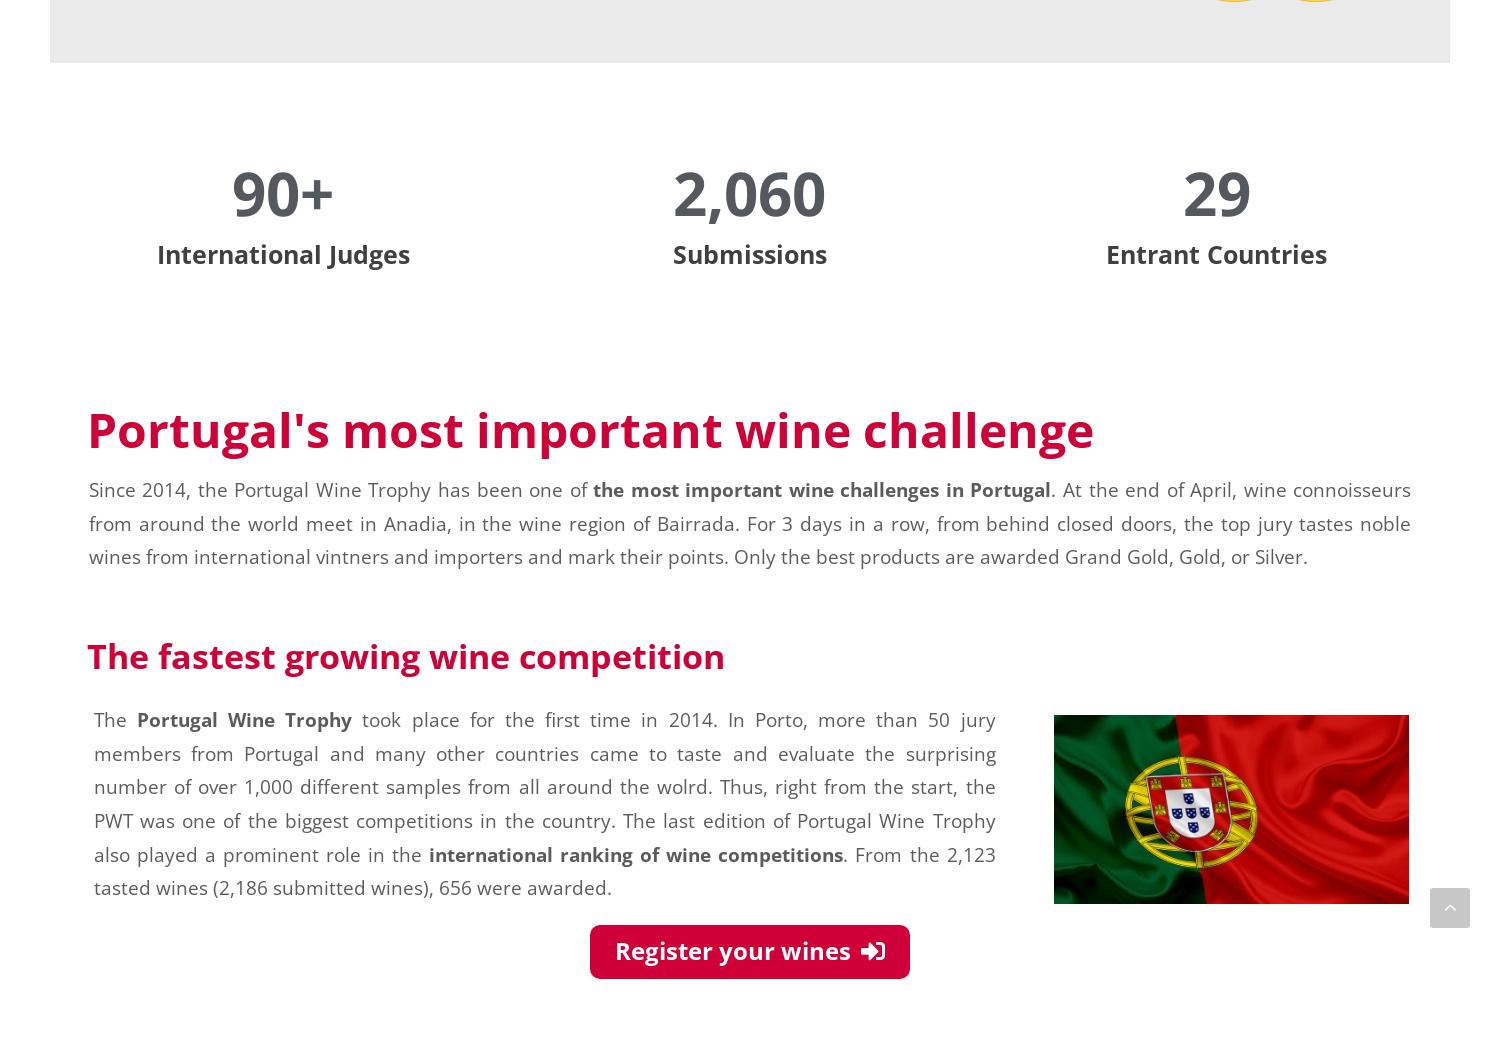 The width and height of the screenshot is (1500, 1042). I want to click on 'international ranking of wine competitions', so click(428, 853).